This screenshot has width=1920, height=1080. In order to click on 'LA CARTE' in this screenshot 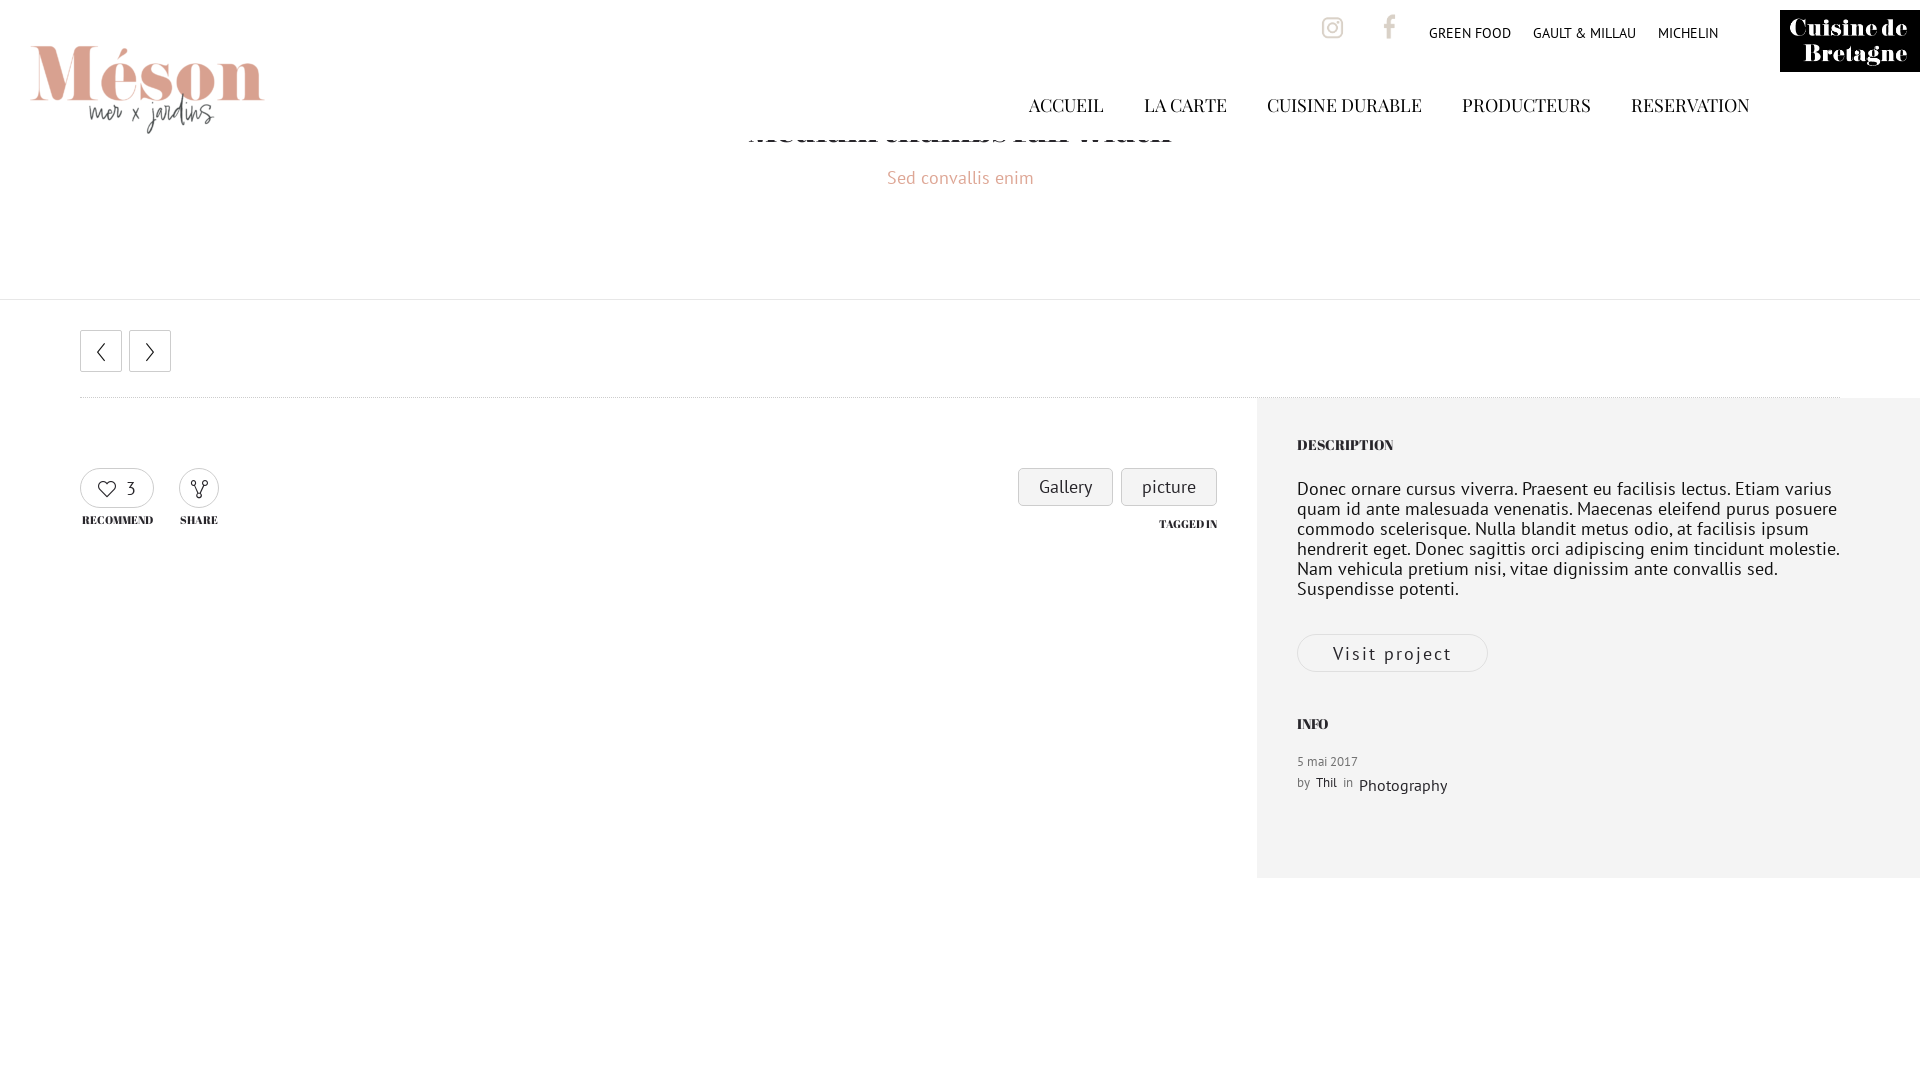, I will do `click(1185, 135)`.